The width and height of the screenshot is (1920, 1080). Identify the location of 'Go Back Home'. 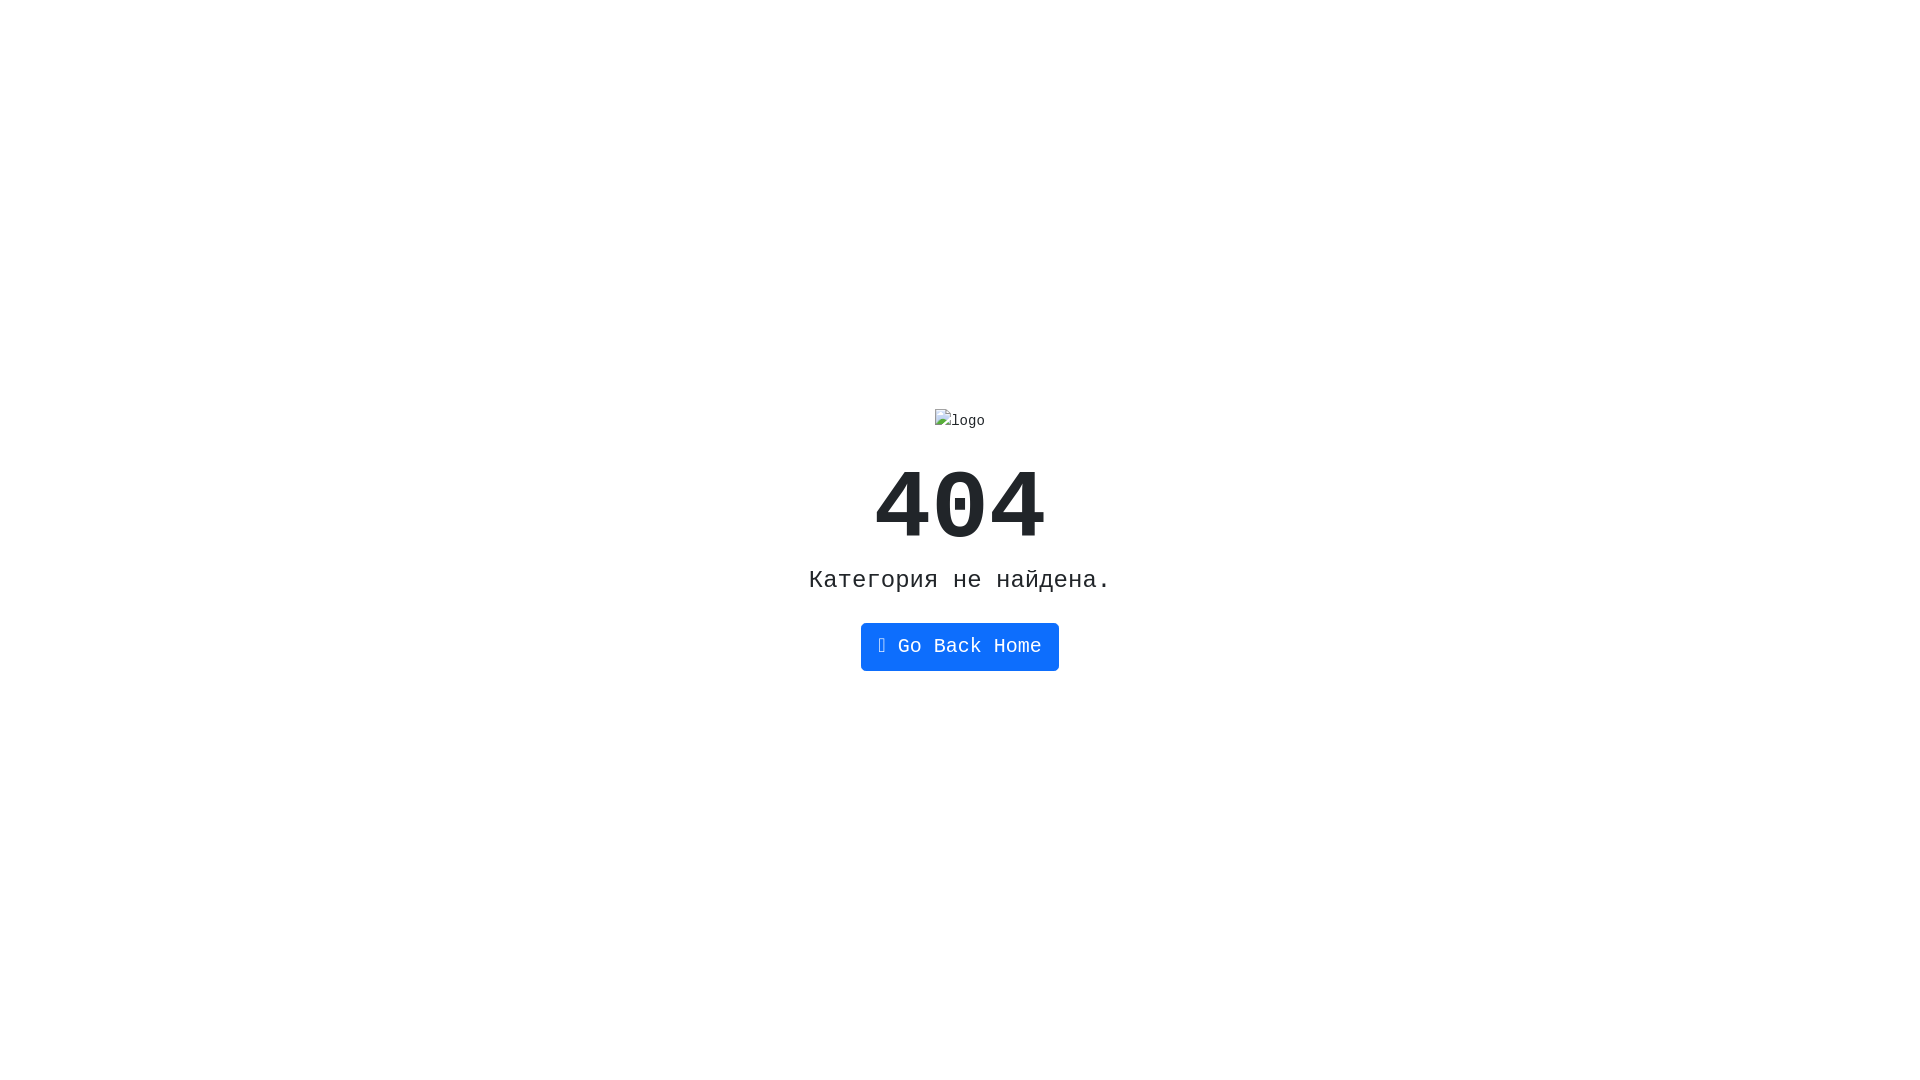
(958, 647).